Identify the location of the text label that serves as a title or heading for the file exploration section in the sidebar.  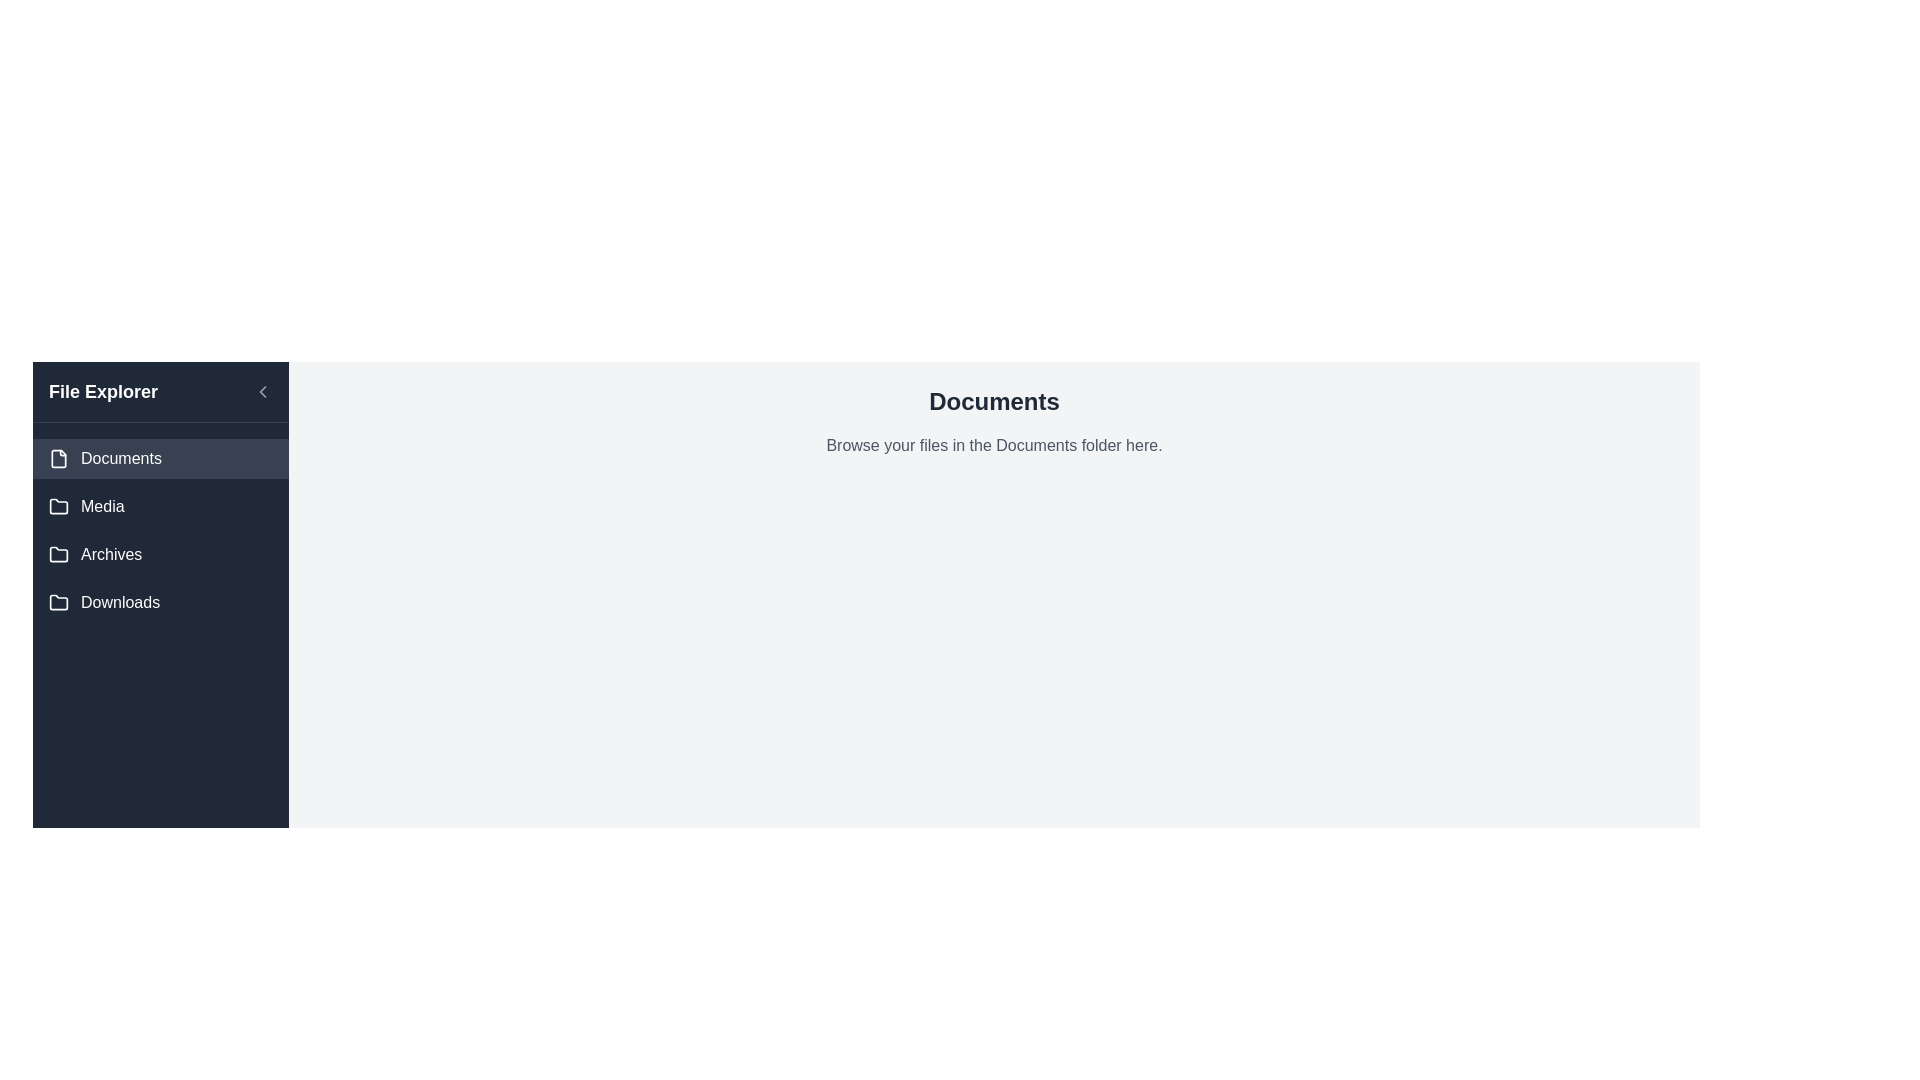
(102, 392).